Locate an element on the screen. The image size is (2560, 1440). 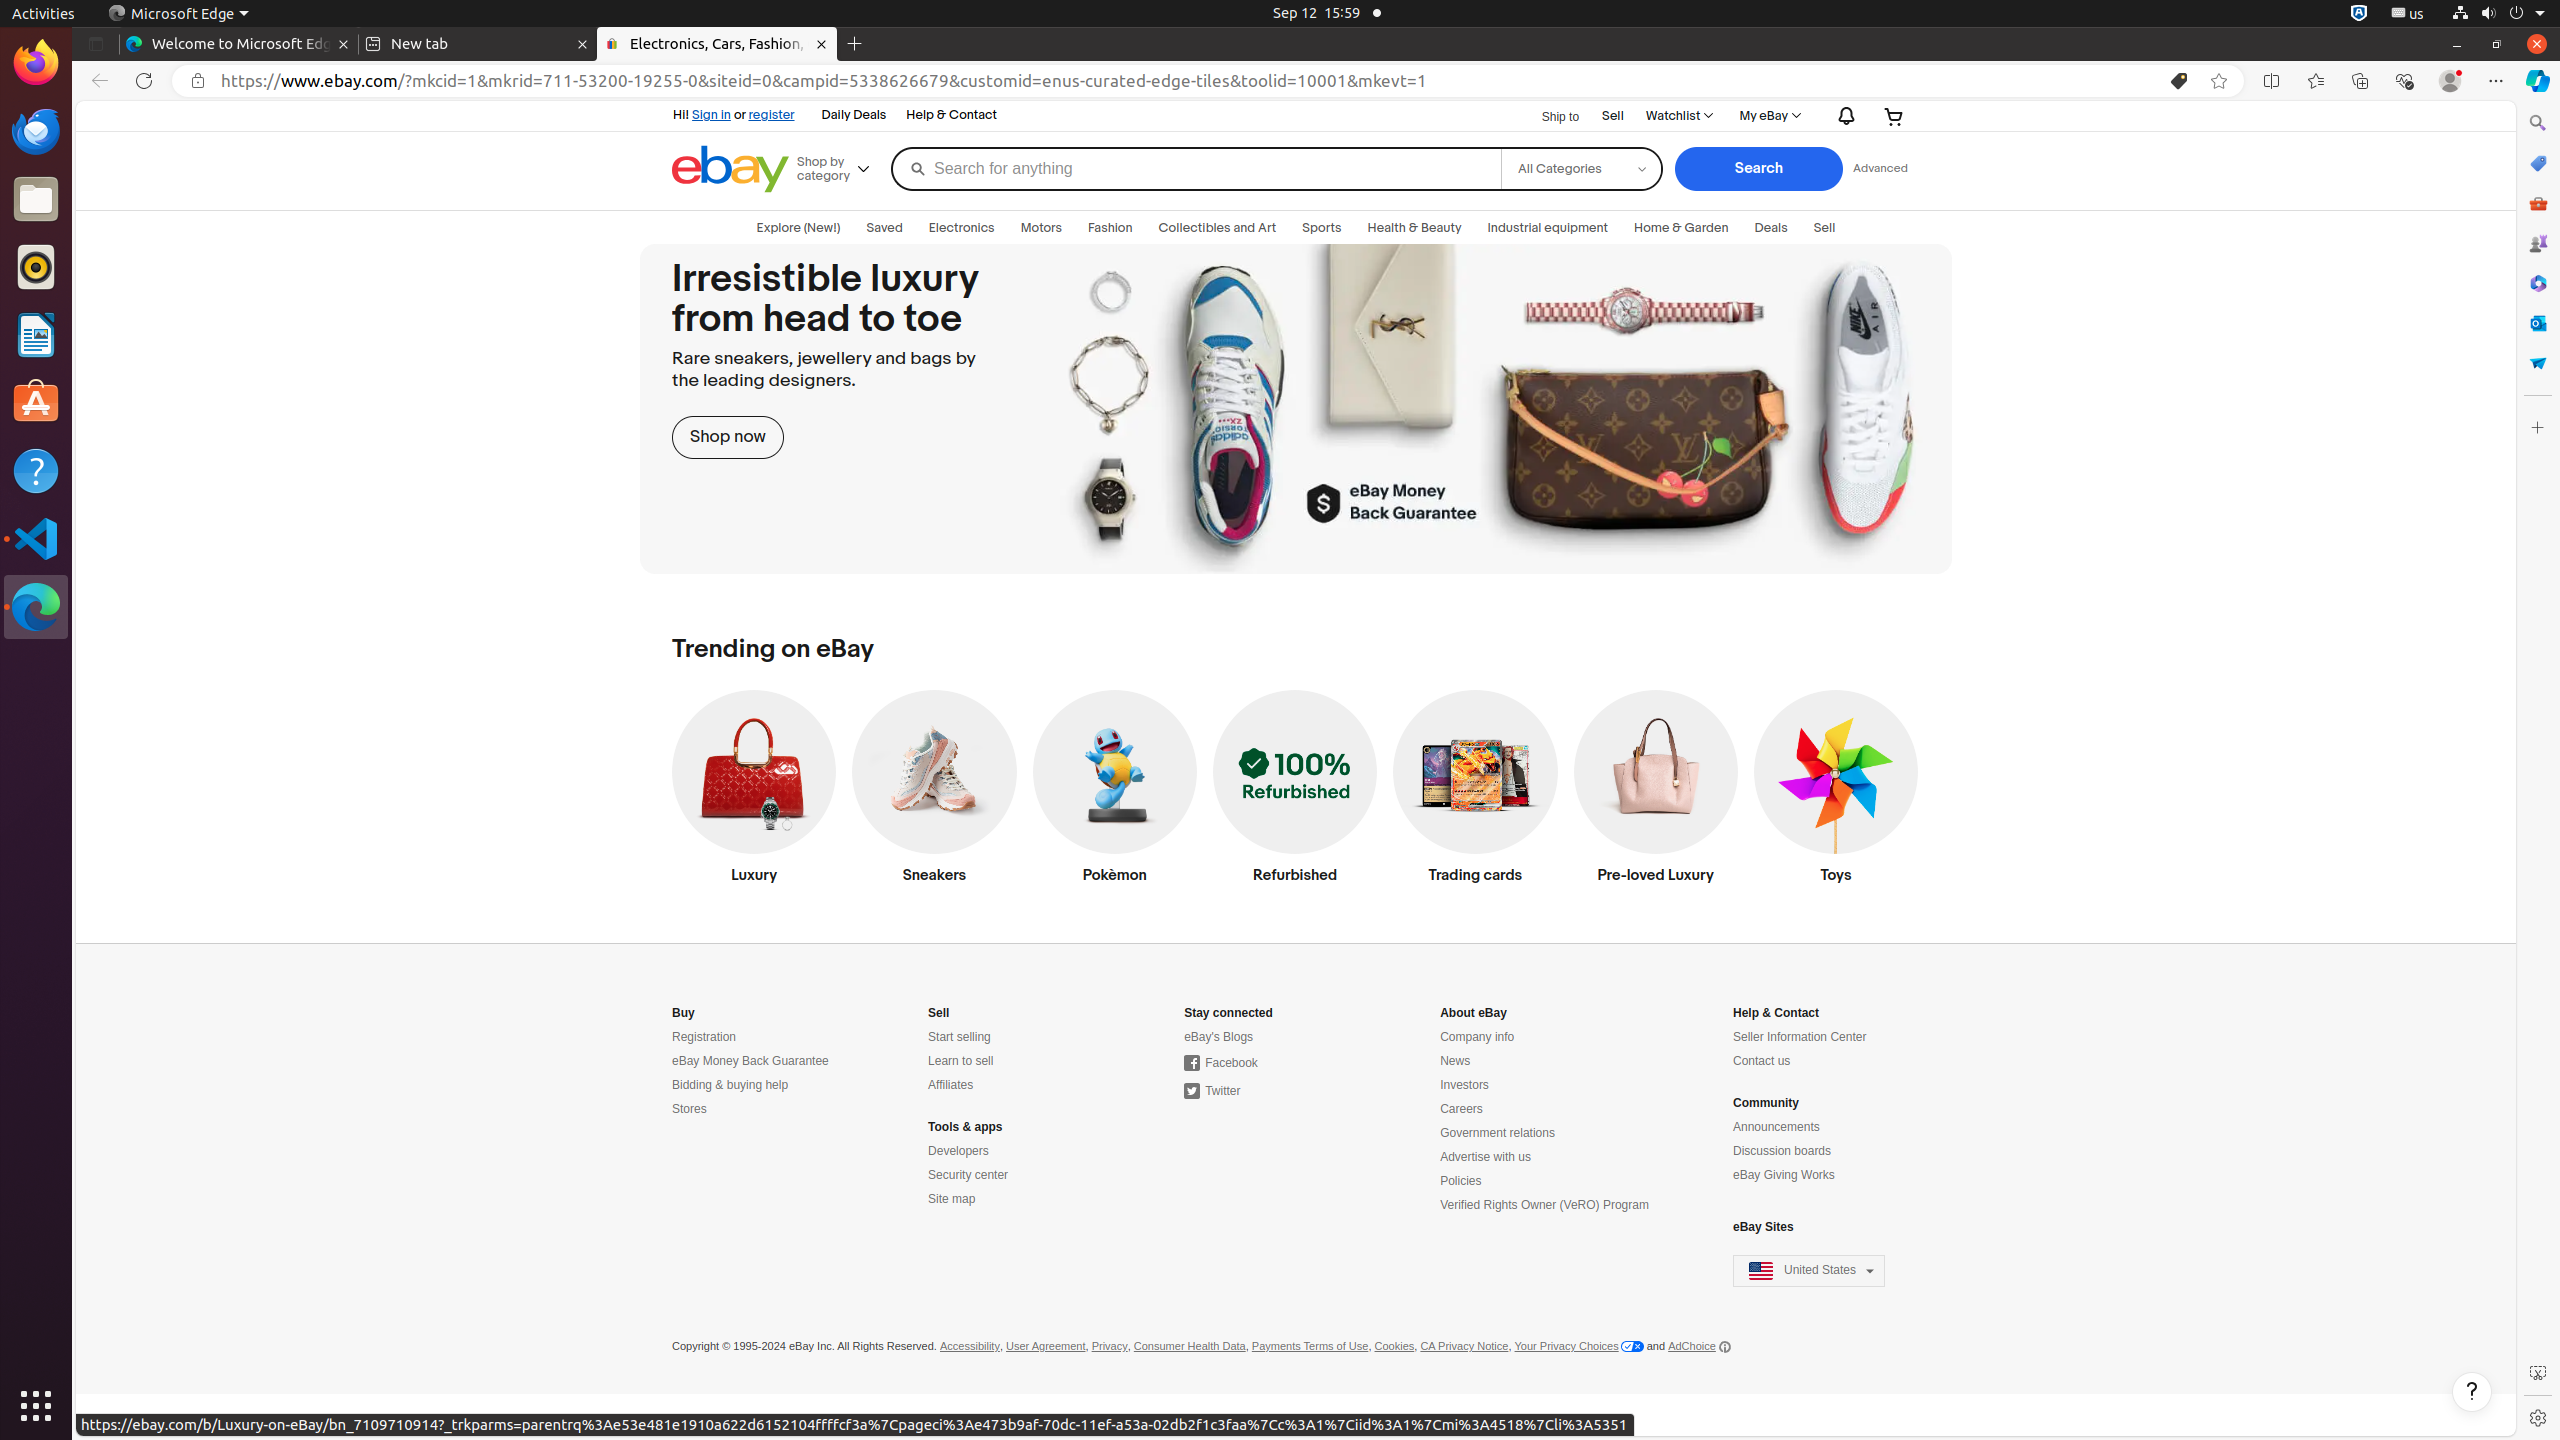
'Your Privacy Choices' is located at coordinates (1578, 1345).